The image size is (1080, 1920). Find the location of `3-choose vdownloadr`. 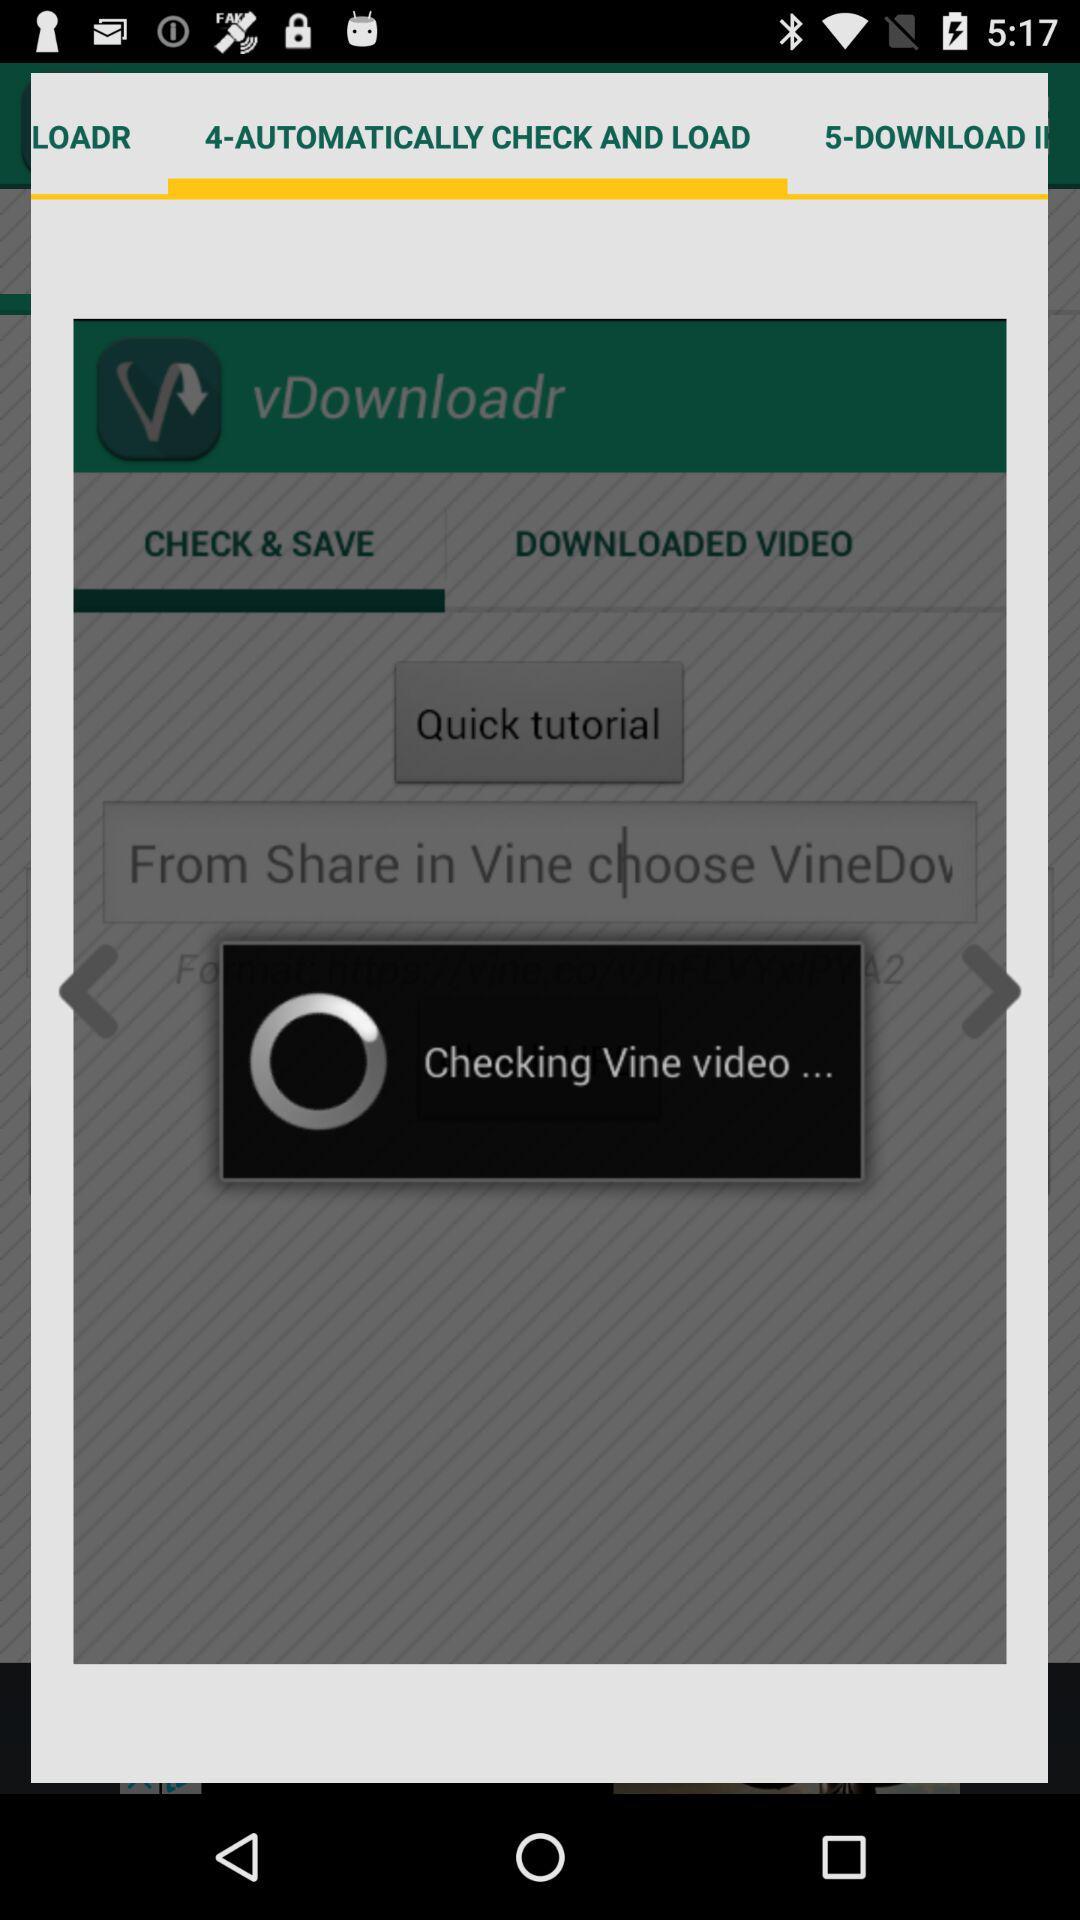

3-choose vdownloadr is located at coordinates (99, 135).